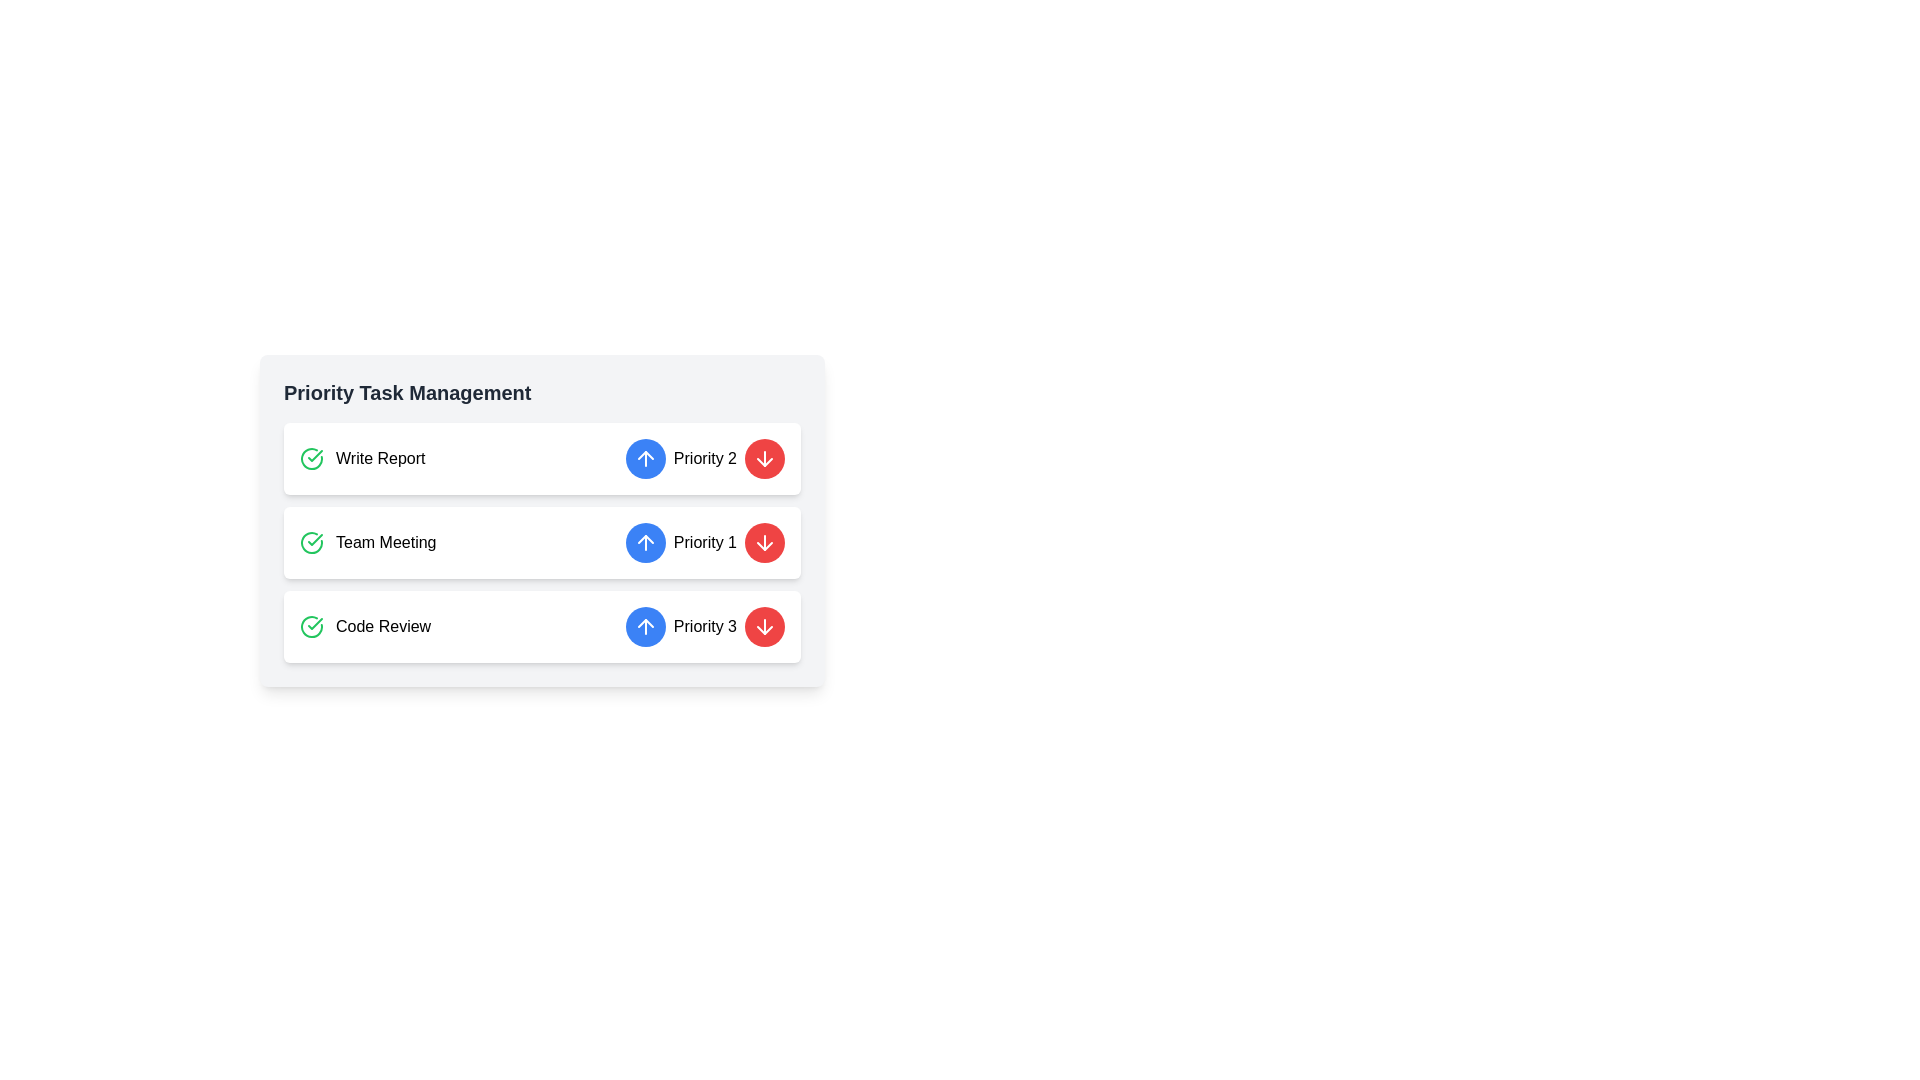  I want to click on the 'Team Meeting' label that indicates the task within the 'Priority Task Management' card, positioned between 'Write Report' and 'Code Review', so click(386, 543).